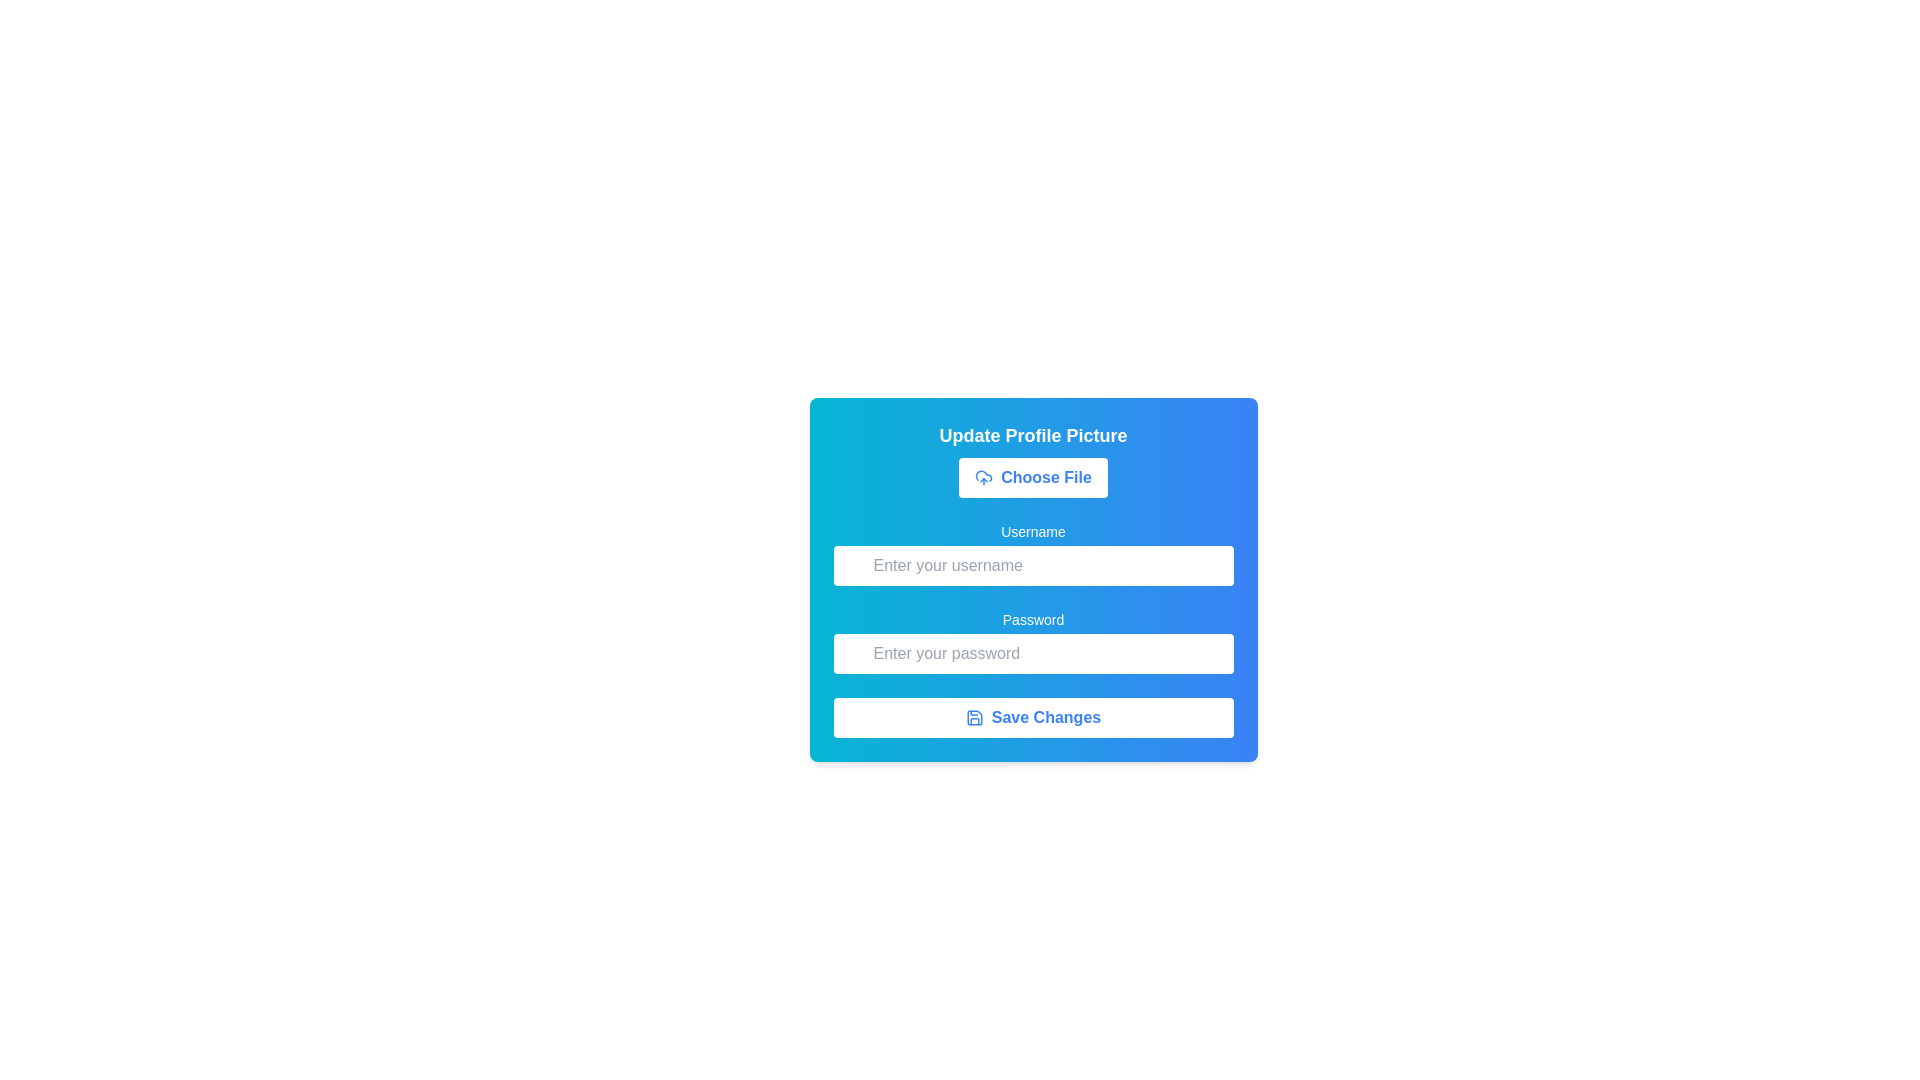  Describe the element at coordinates (1033, 641) in the screenshot. I see `the Password input field located below the Username field in the form layout to focus on it` at that location.